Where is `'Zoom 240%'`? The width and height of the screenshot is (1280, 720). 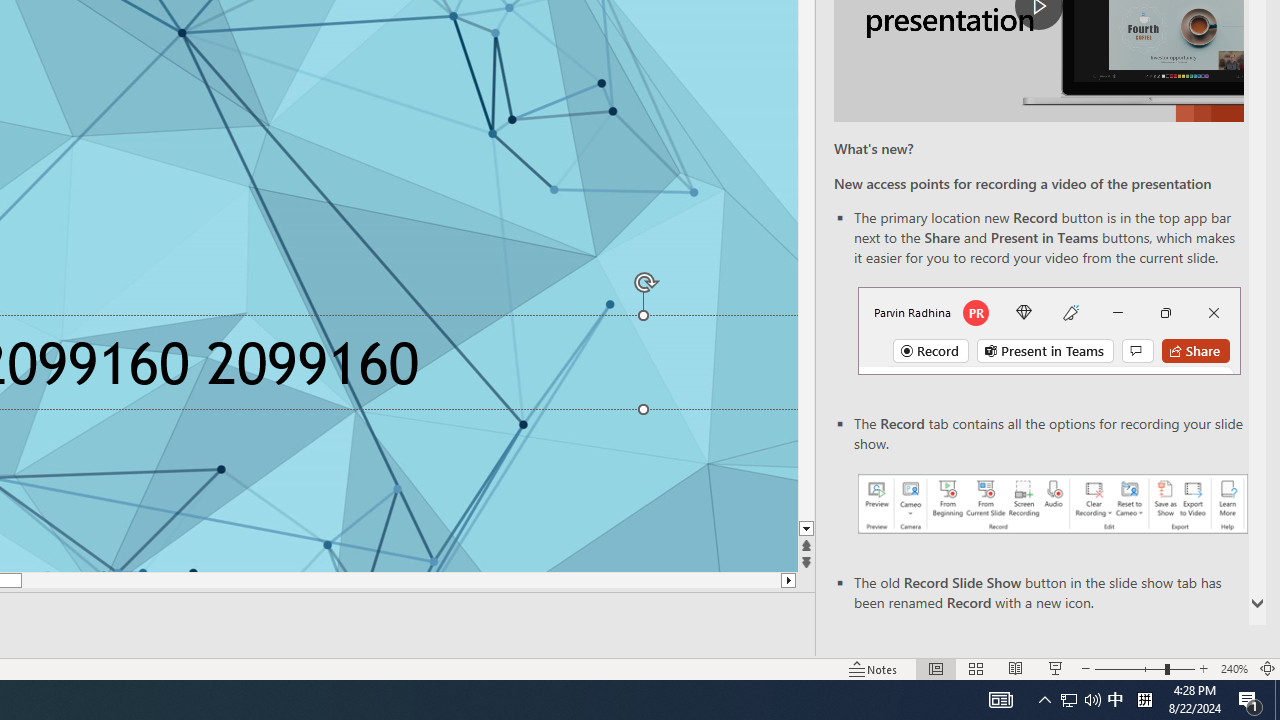
'Zoom 240%' is located at coordinates (1233, 669).